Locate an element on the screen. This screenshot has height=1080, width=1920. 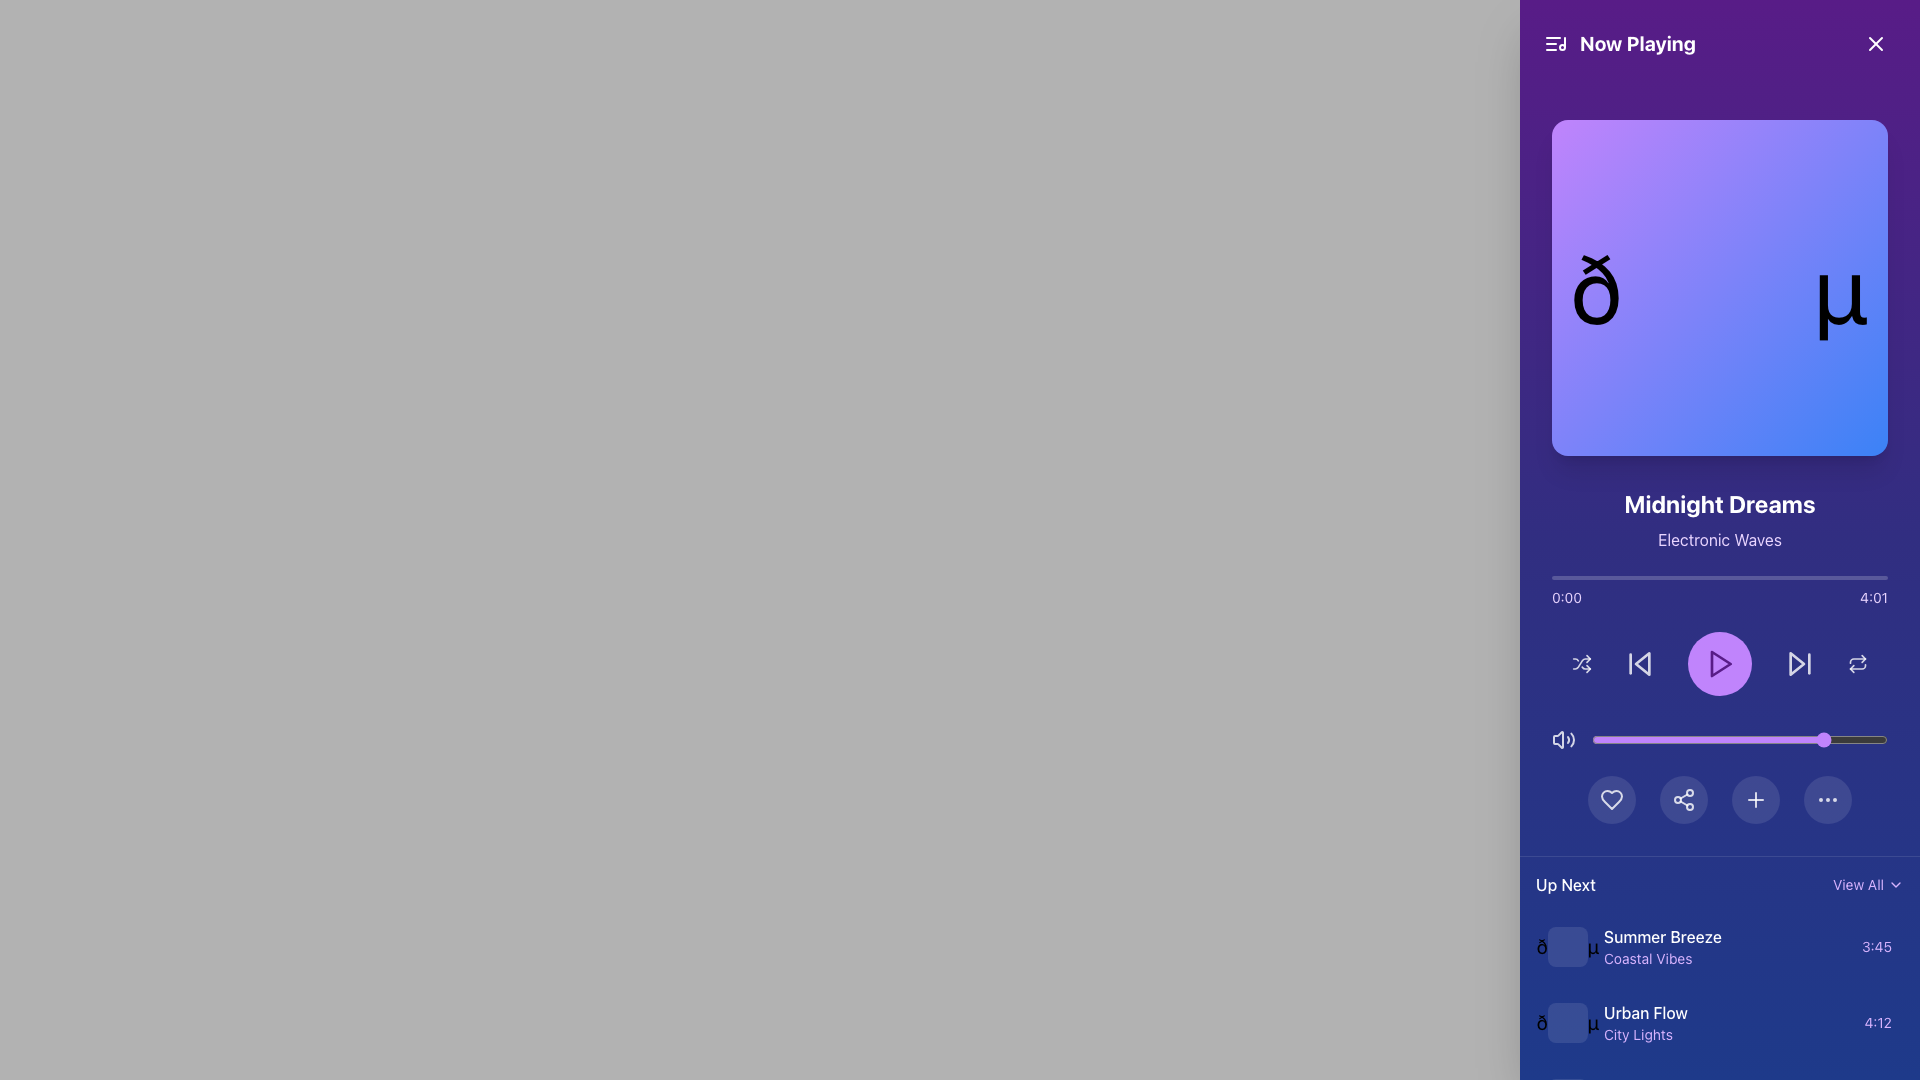
the line segment forming part of the 'X' icon used as a close button in the top-right corner of the interface above the 'Now Playing' title is located at coordinates (1875, 43).